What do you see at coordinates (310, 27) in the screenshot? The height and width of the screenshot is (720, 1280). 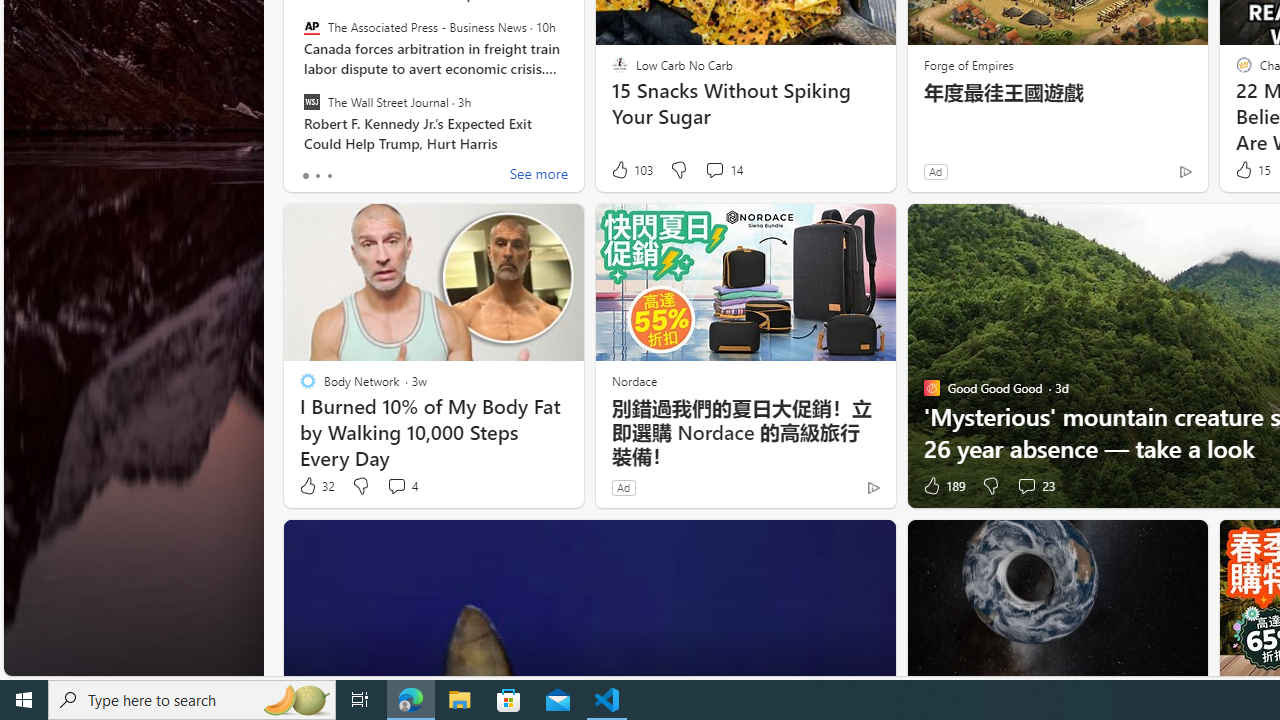 I see `'The Associated Press - Business News'` at bounding box center [310, 27].